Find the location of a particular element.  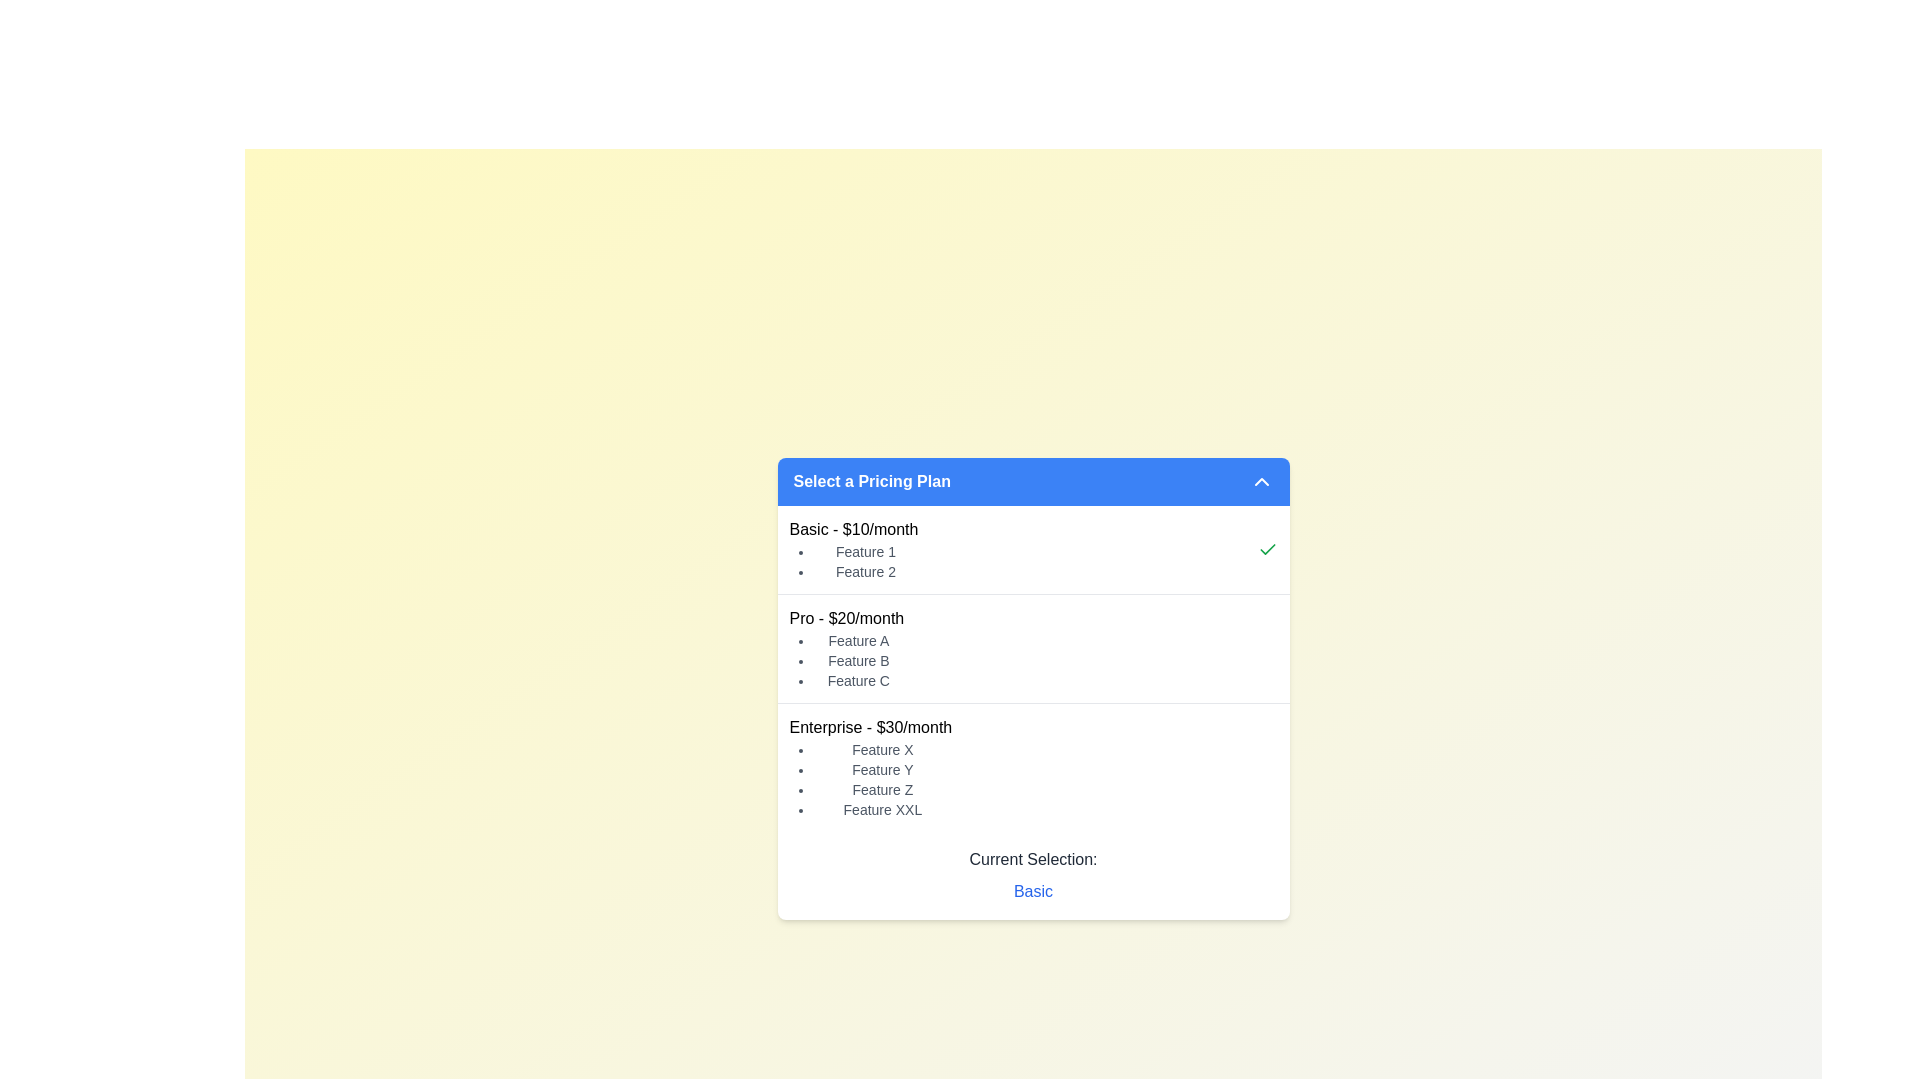

header text displaying 'Enterprise - $30/month', which is in bold and serves as the title for the Enterprise pricing plan, located at the coordinates provided is located at coordinates (870, 728).